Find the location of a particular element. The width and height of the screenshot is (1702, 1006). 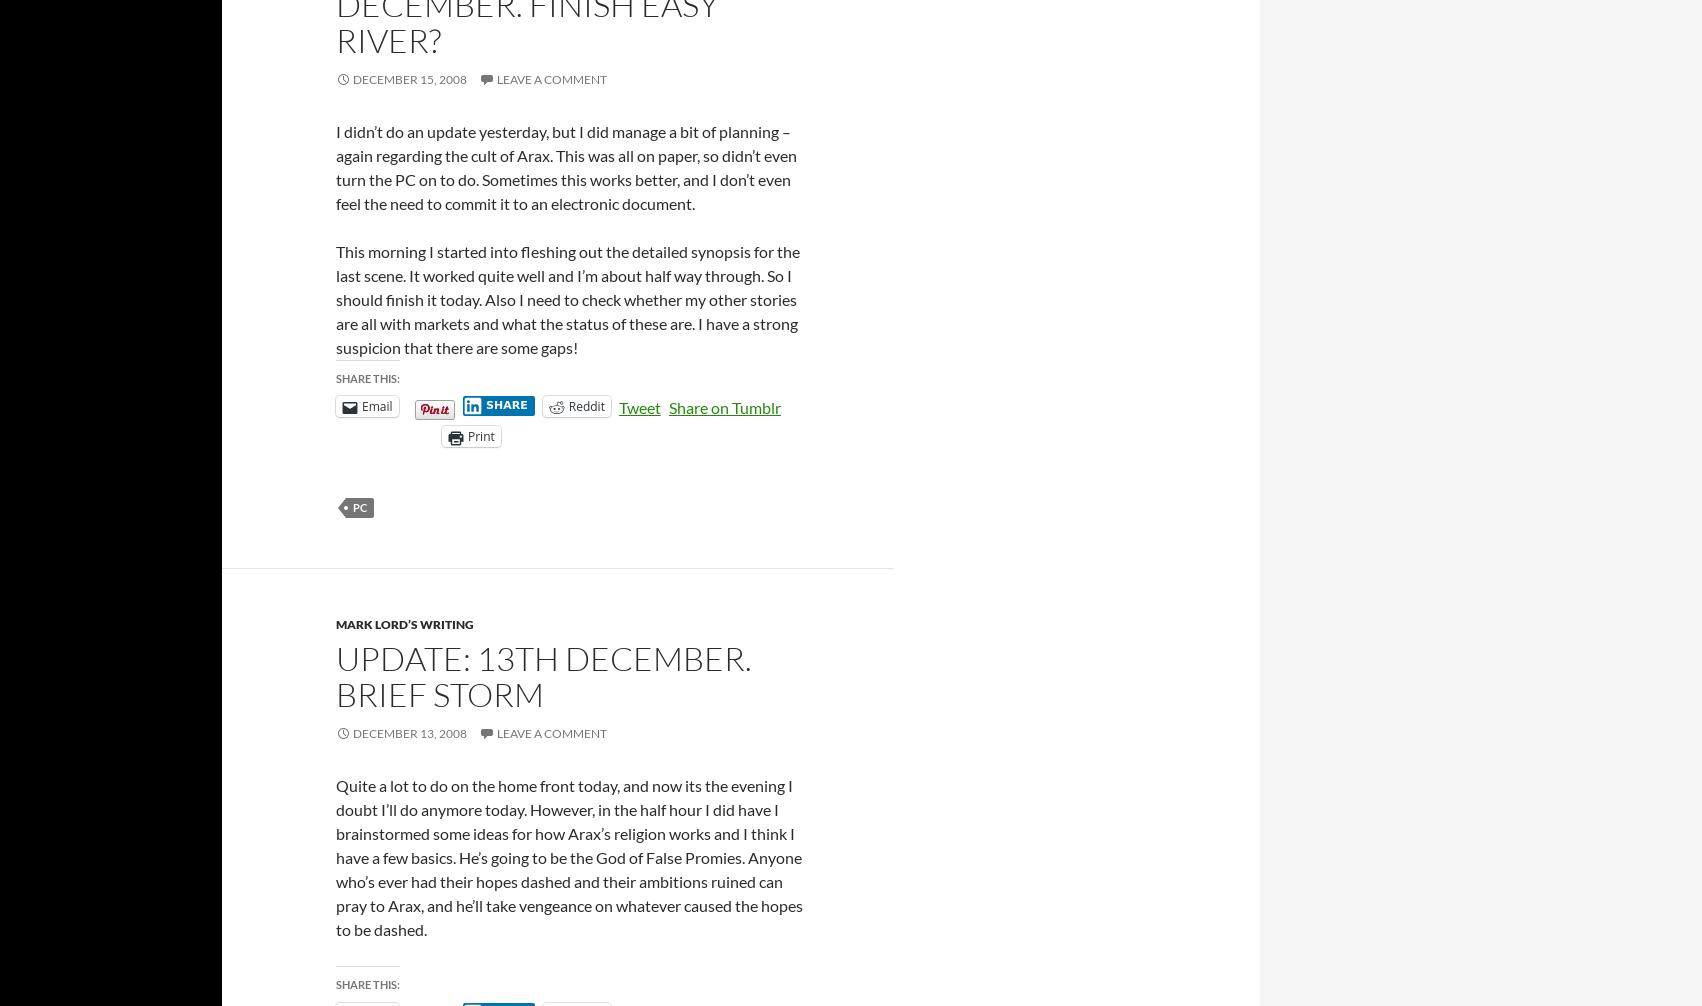

'This morning I started into fleshing out the detailed synopsis for the last scene. It worked quite well and I’m about half way through. So I should finish it today. Also I need to check whether my other stories are all with markets and what the status of these are. I have a strong suspicion that there are some gaps!' is located at coordinates (566, 298).